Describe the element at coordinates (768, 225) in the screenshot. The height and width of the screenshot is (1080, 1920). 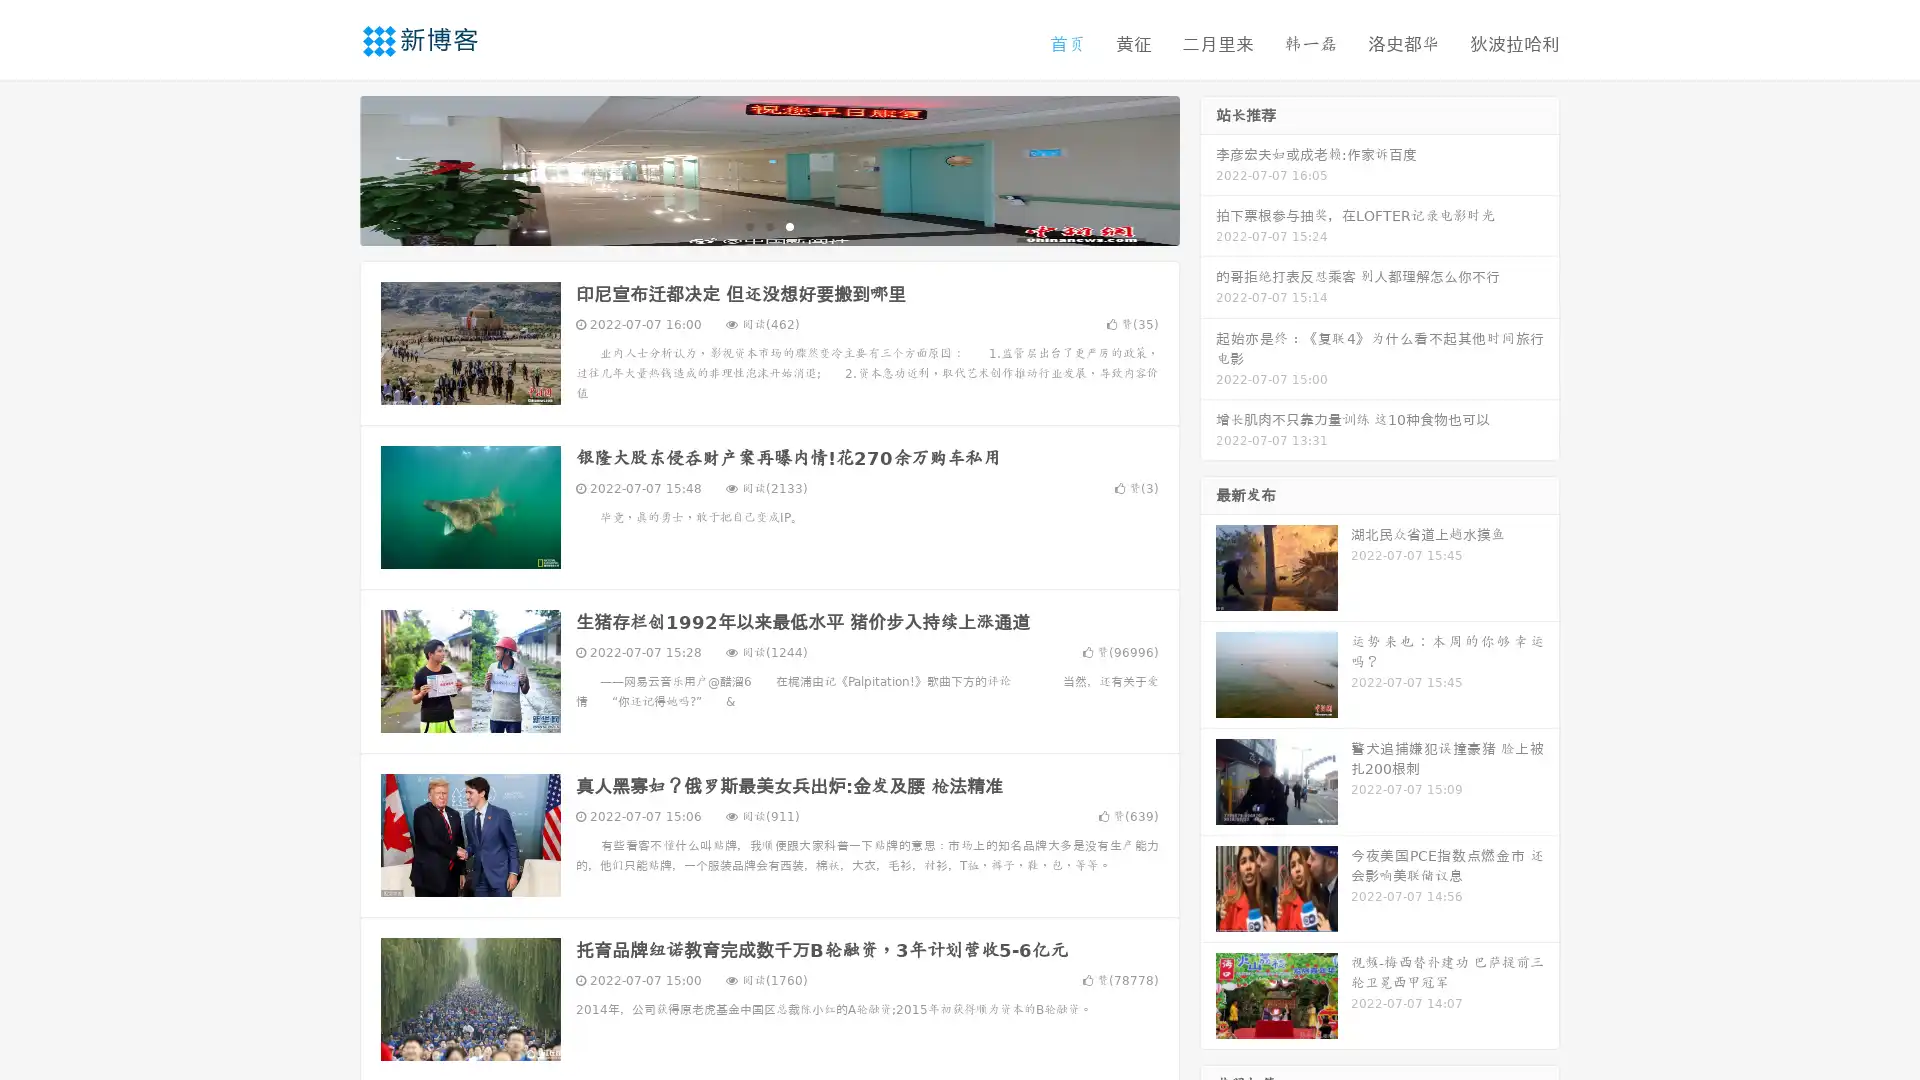
I see `Go to slide 2` at that location.